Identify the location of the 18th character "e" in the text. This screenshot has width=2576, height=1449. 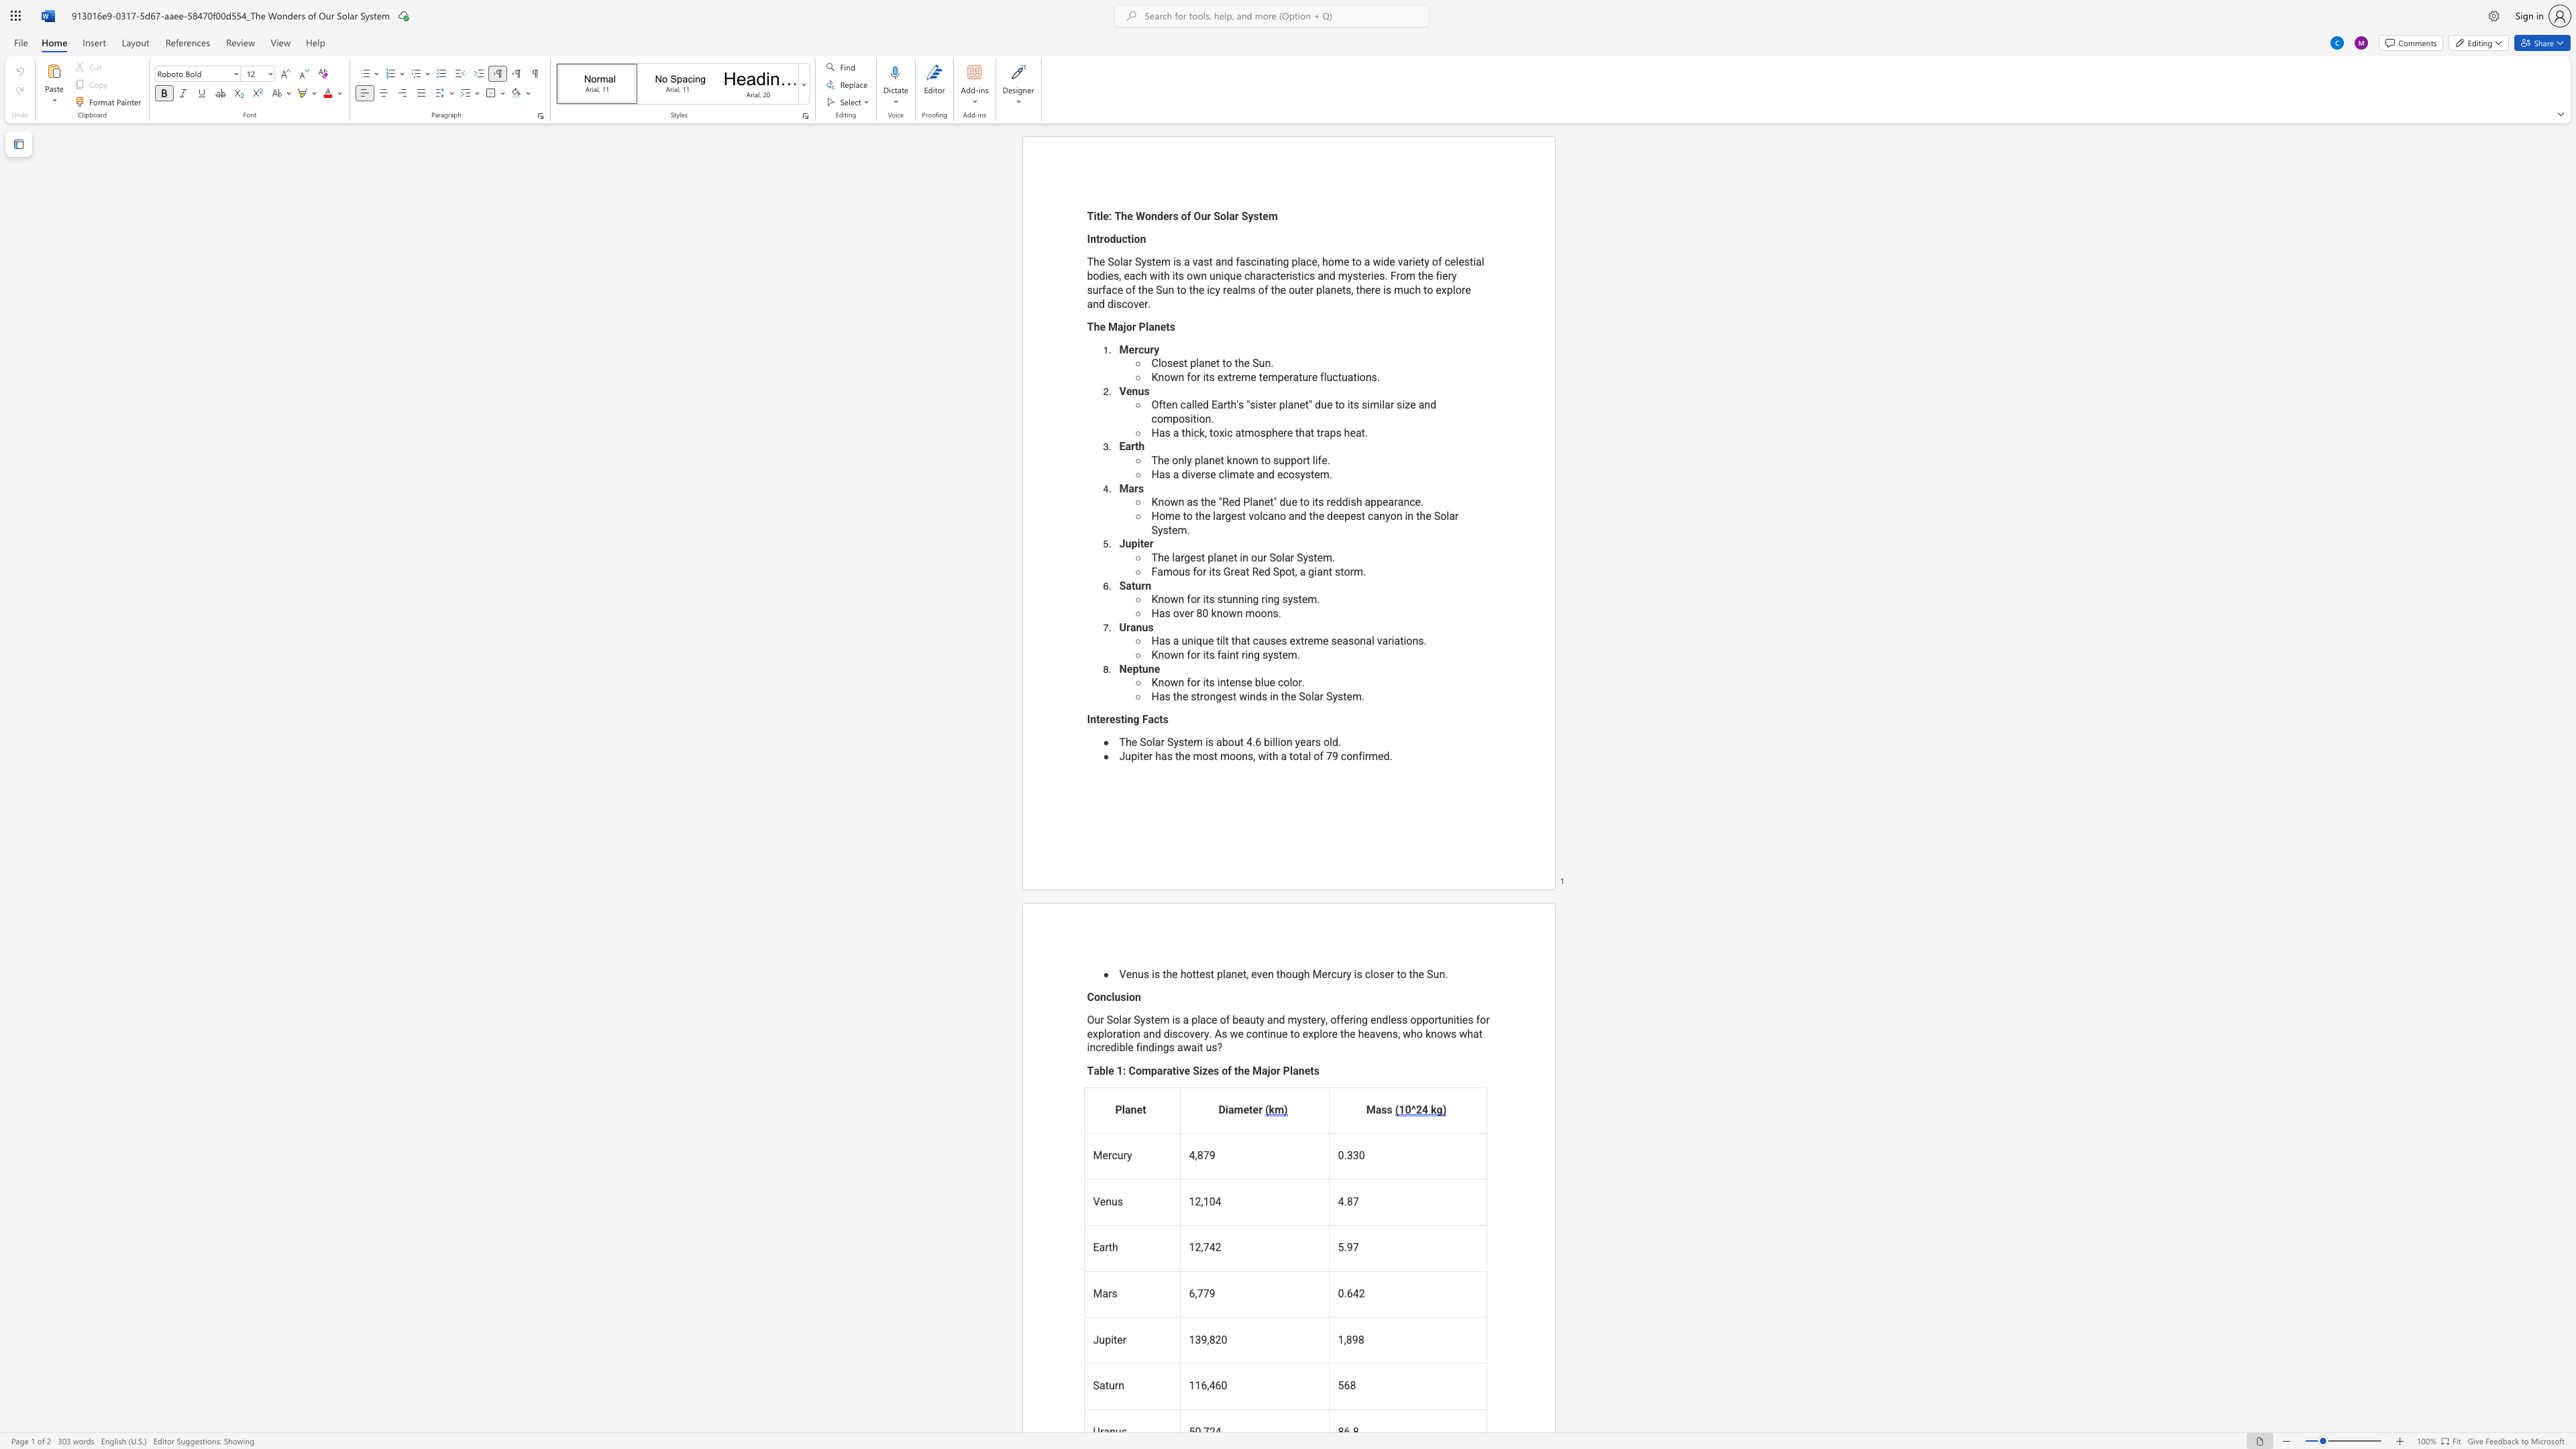
(1149, 288).